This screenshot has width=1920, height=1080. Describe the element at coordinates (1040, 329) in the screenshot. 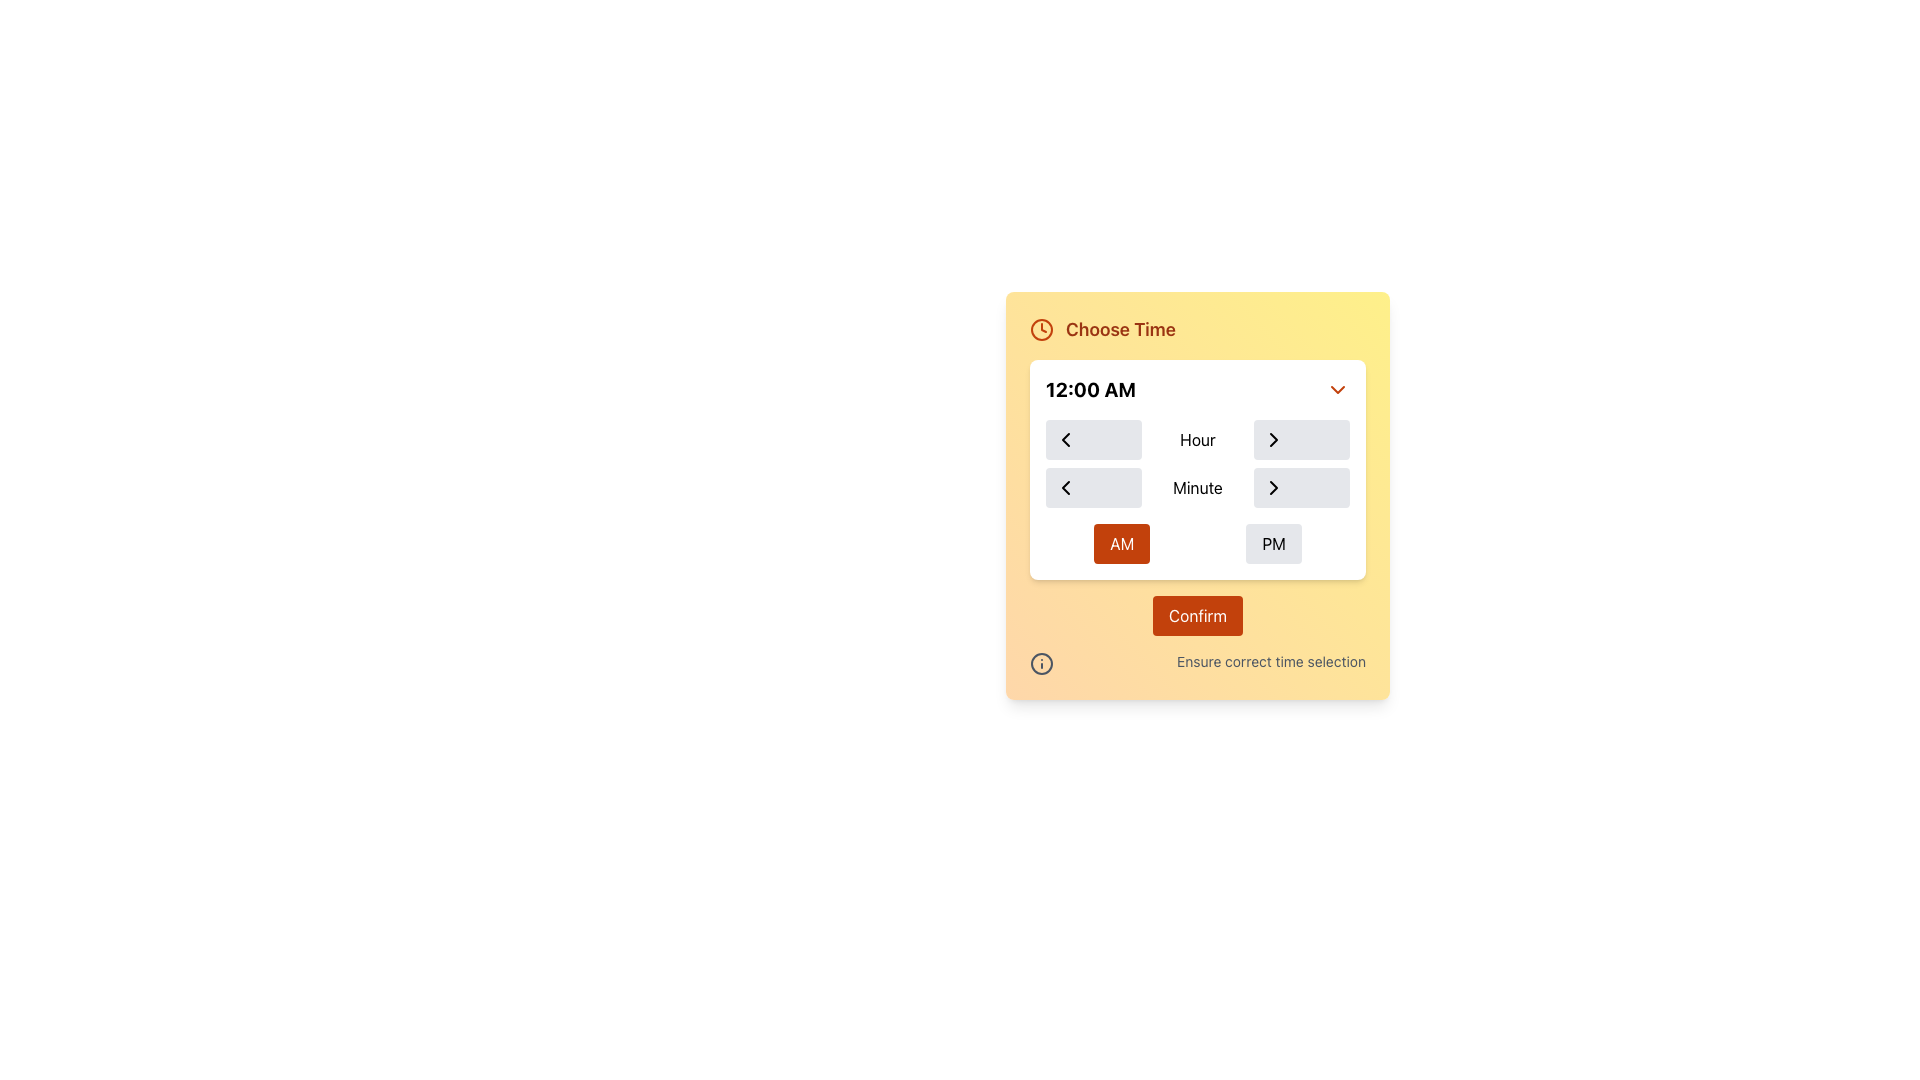

I see `the clock icon representing the 'Choose Time' feature, which is positioned to the left of the 'Choose Time' label` at that location.